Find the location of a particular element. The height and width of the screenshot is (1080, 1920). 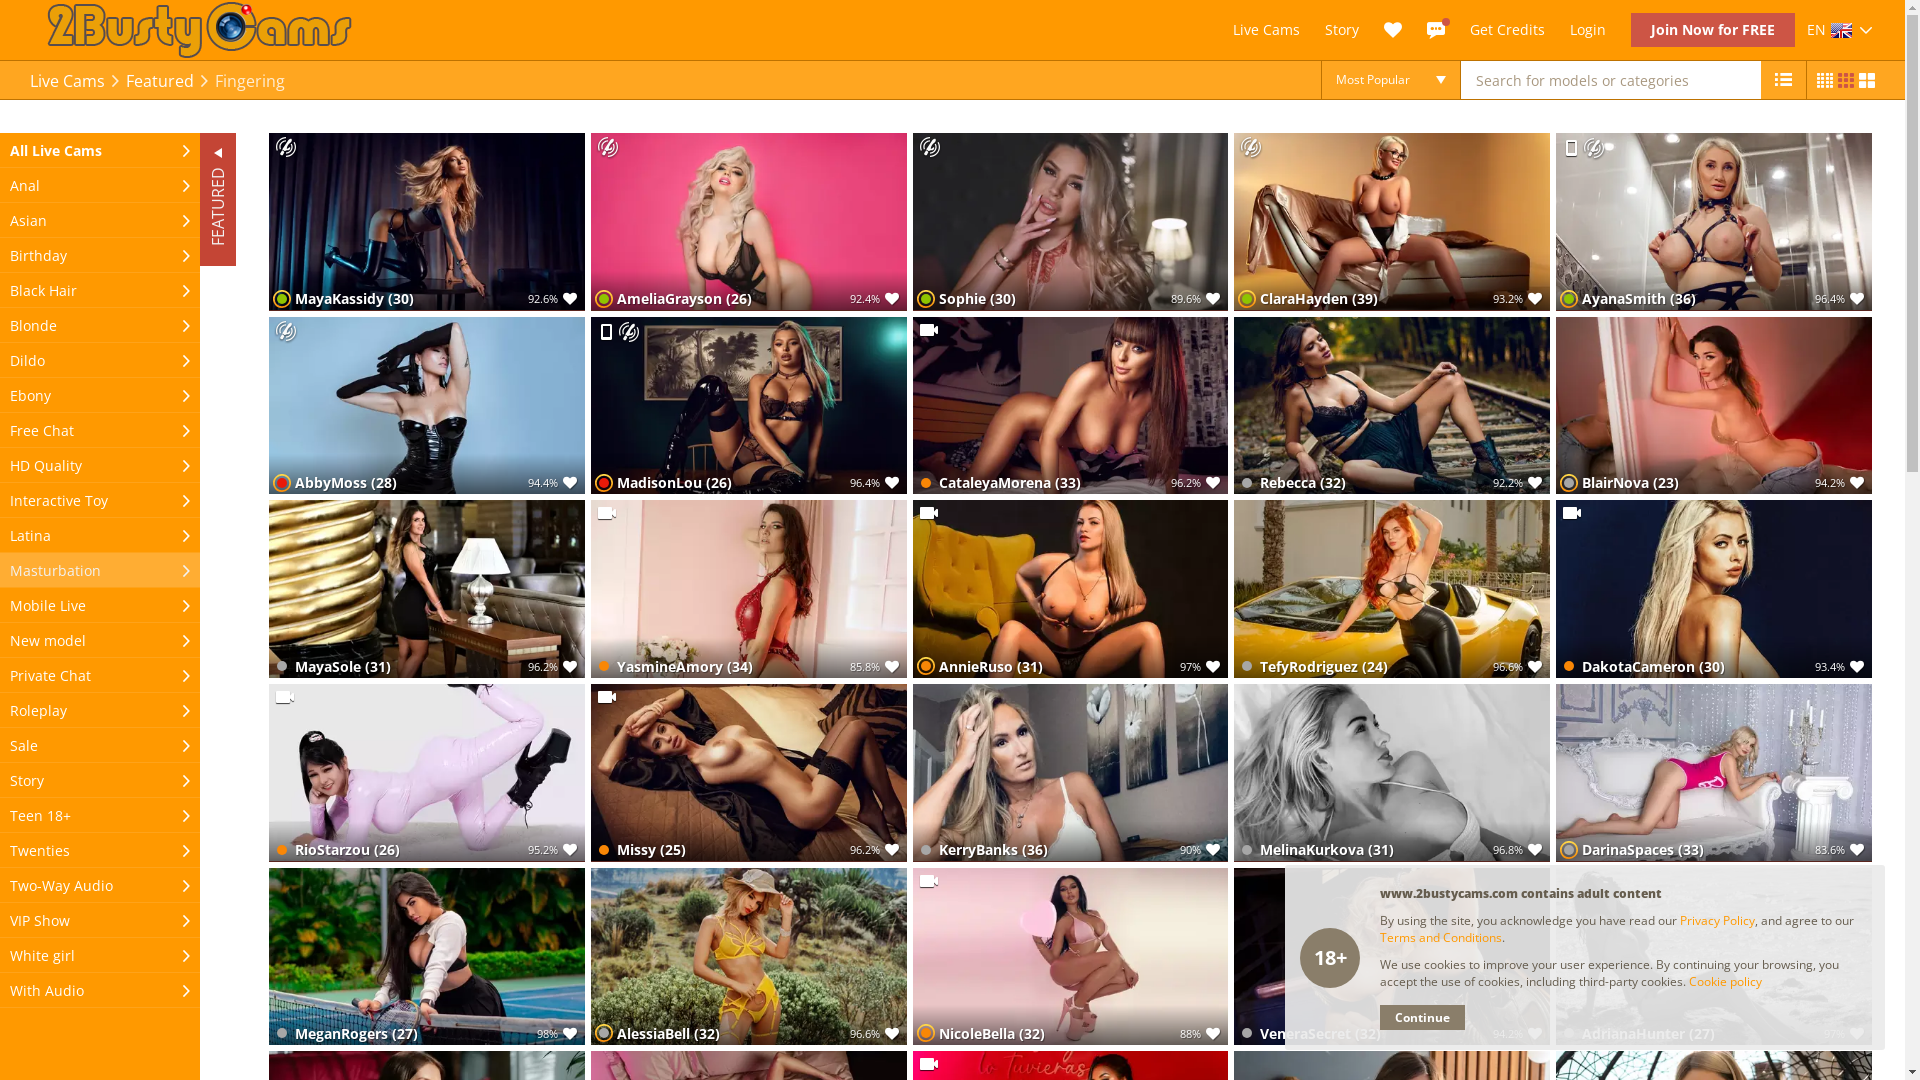

'Anal' is located at coordinates (99, 185).